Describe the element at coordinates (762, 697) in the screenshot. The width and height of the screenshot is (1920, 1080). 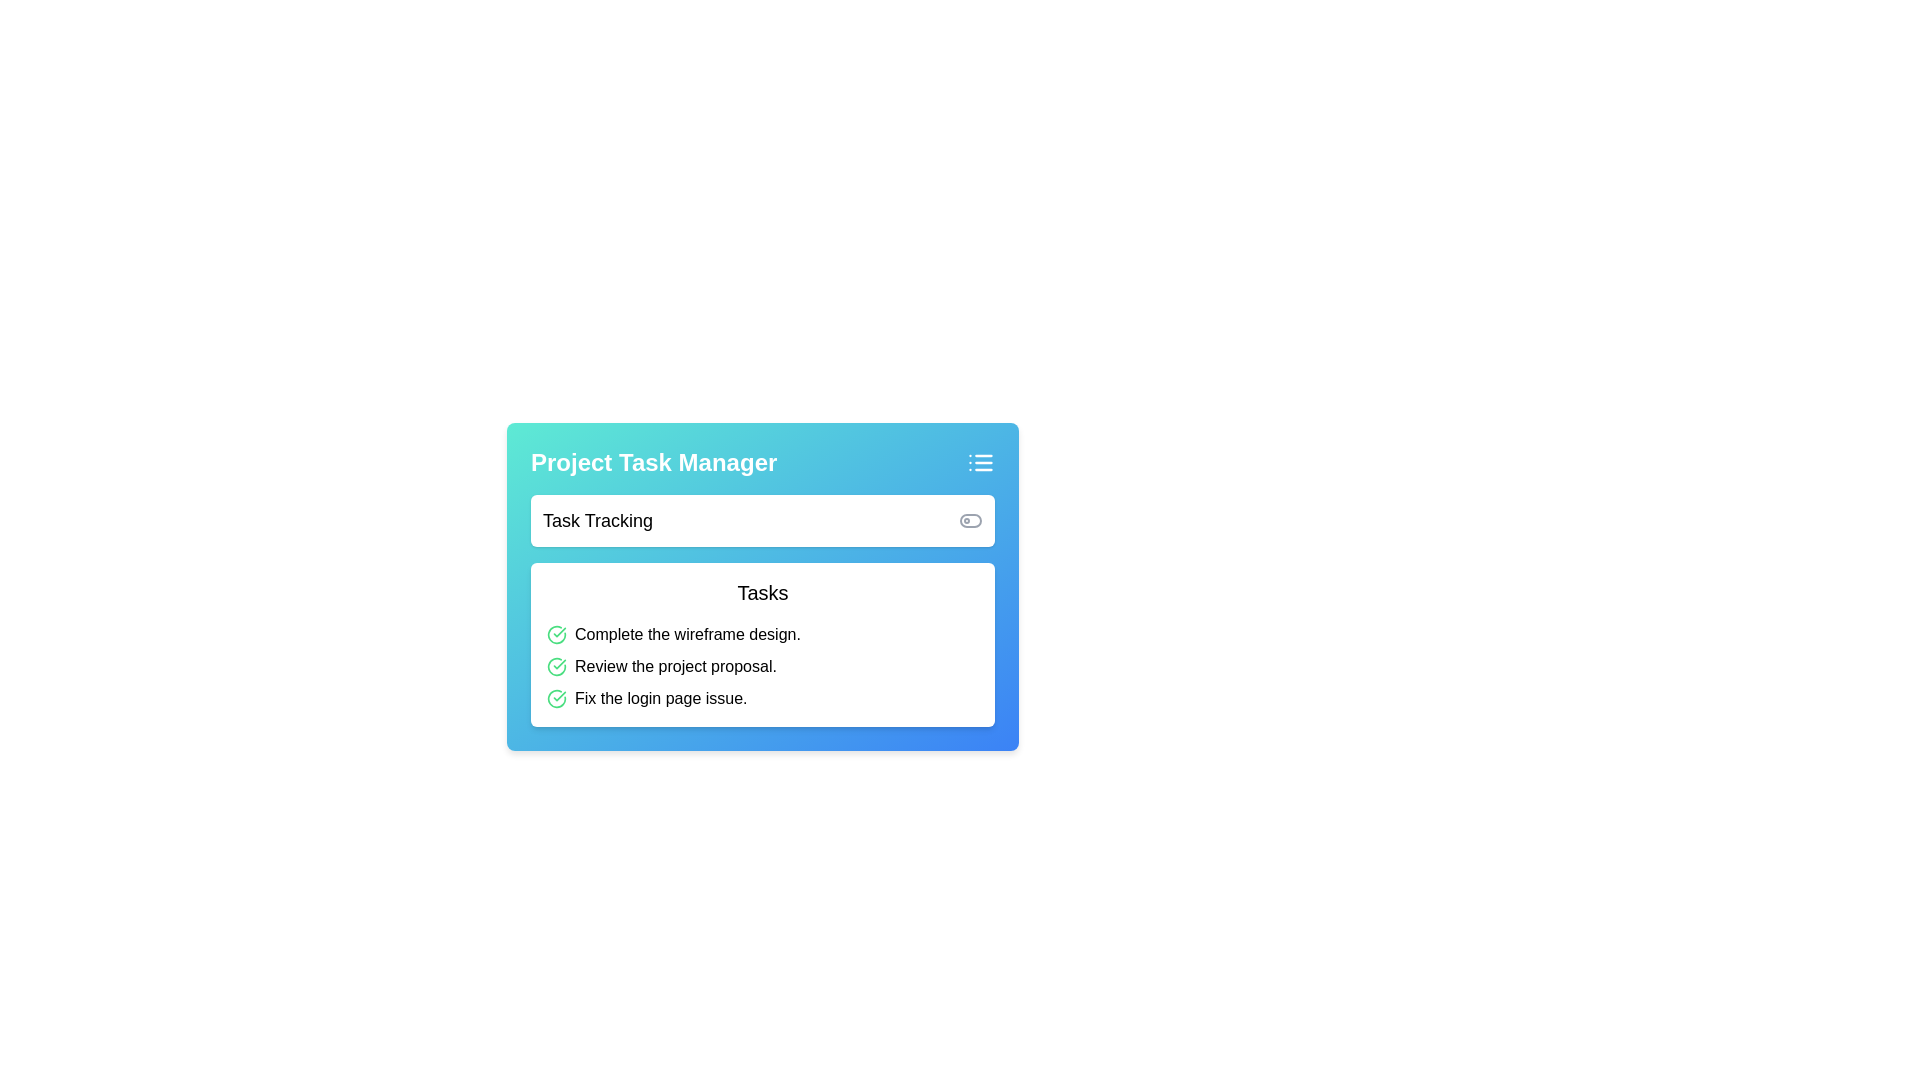
I see `the completed task list item that signifies 'Fix the login page issue.' in the 'Tasks' section` at that location.